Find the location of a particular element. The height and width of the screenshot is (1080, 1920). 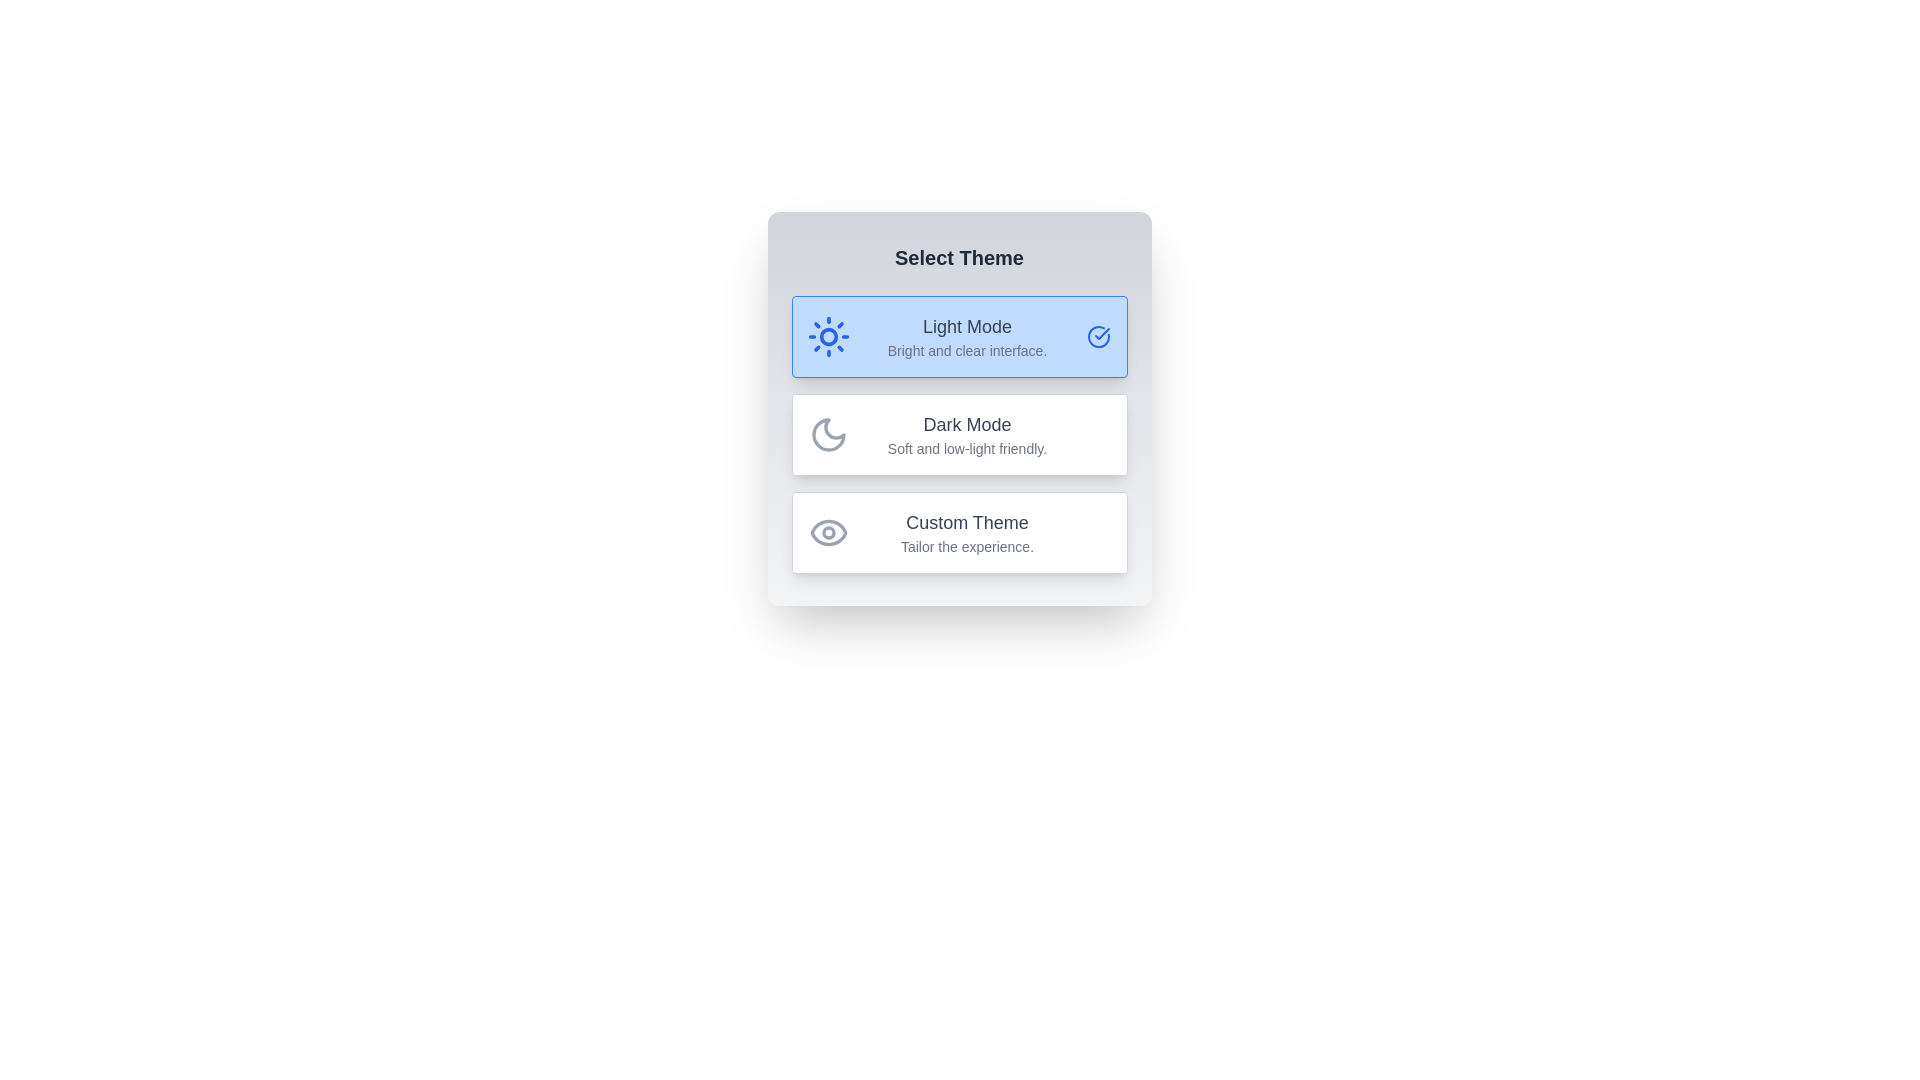

the third selectable card in the list, which allows the user to choose a custom theme option is located at coordinates (958, 531).